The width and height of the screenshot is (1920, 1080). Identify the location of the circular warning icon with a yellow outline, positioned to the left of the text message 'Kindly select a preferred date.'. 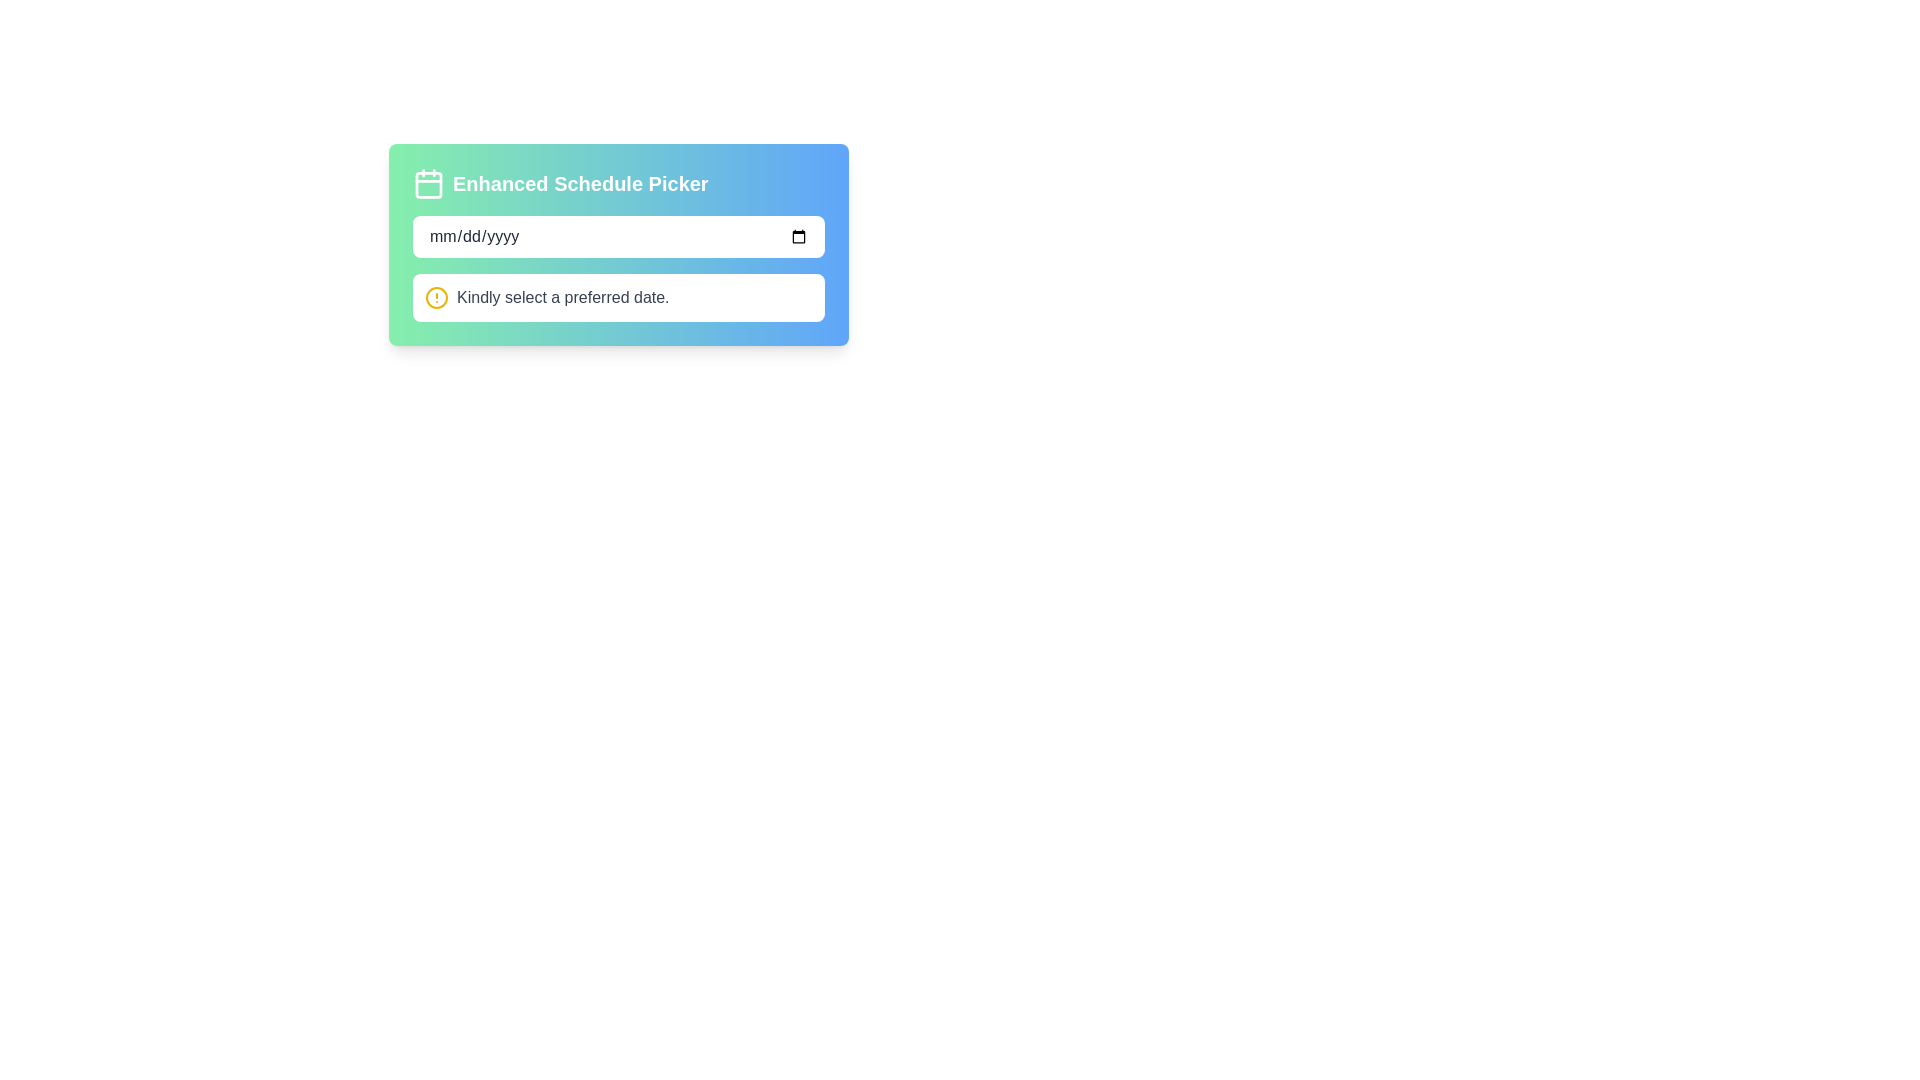
(435, 297).